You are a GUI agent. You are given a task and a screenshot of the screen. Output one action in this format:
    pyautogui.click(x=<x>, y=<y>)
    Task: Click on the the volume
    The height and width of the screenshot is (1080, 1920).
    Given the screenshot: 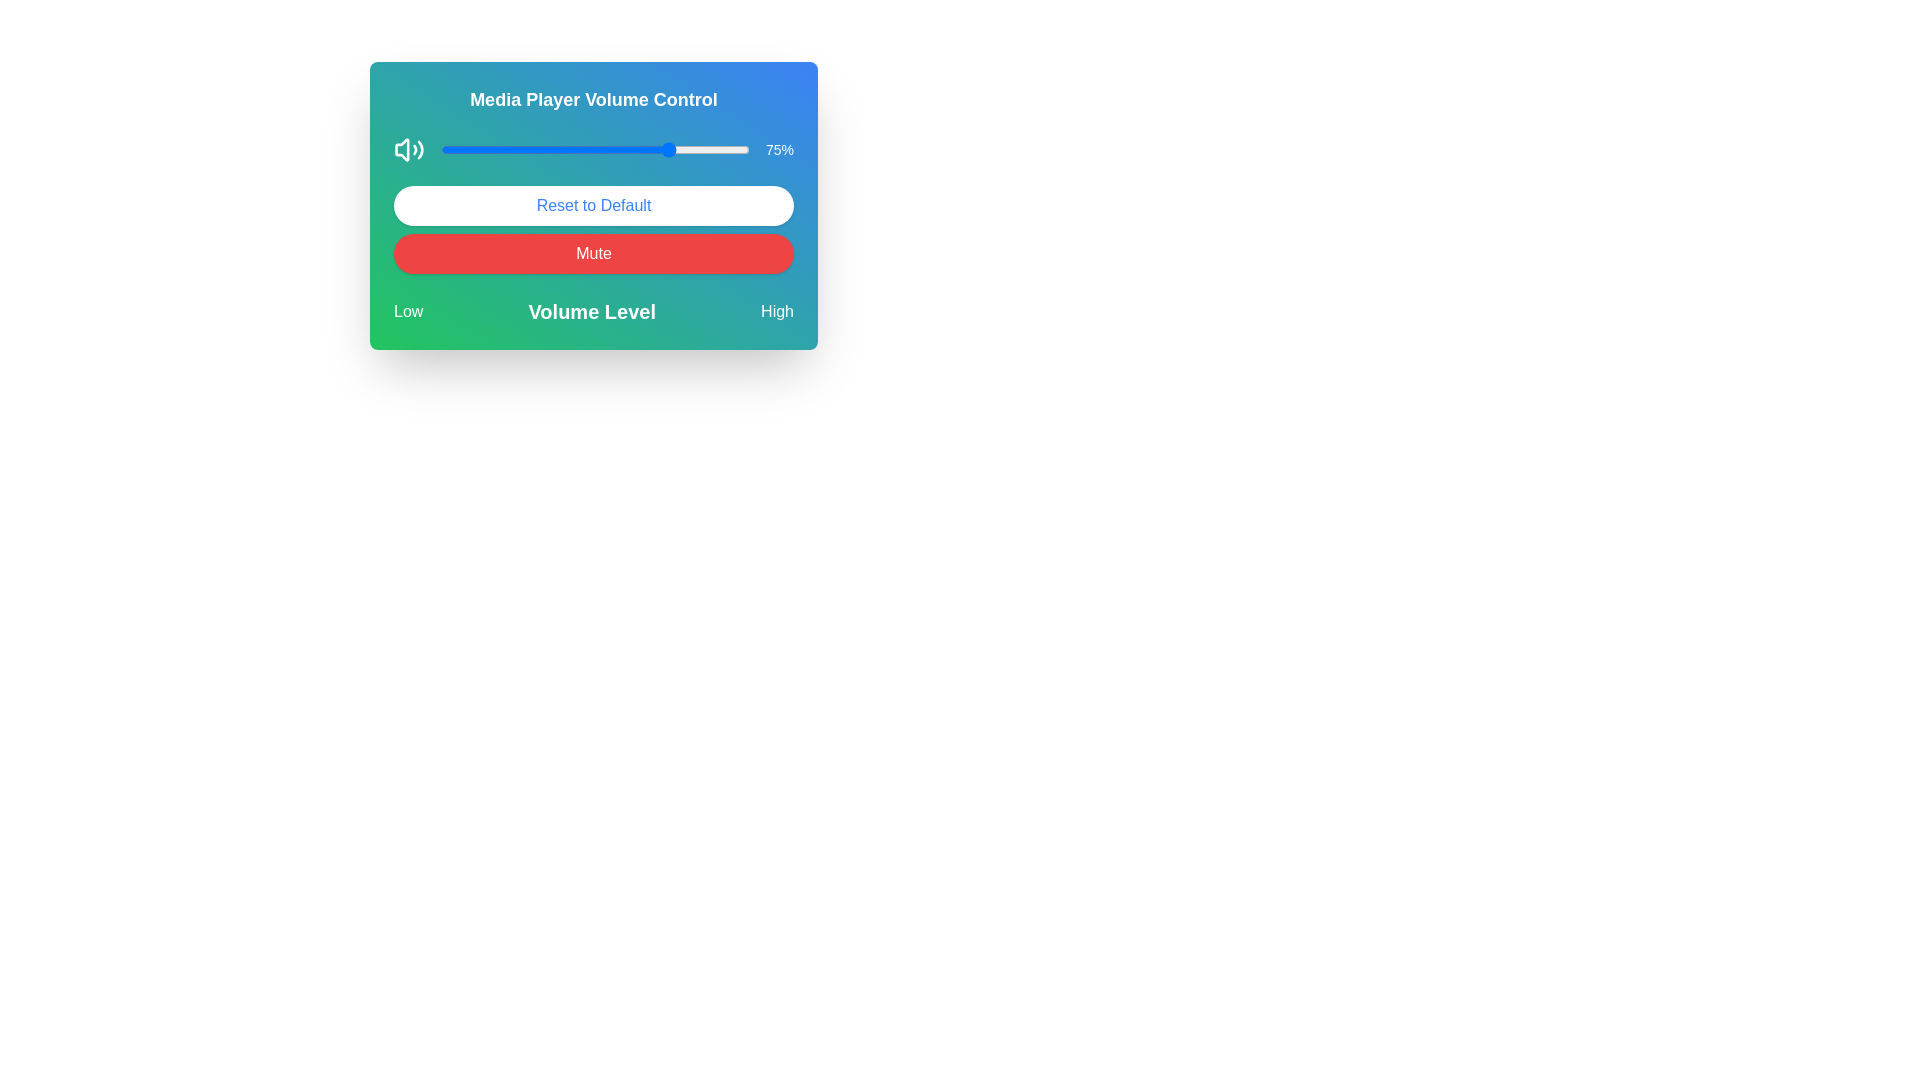 What is the action you would take?
    pyautogui.click(x=663, y=149)
    